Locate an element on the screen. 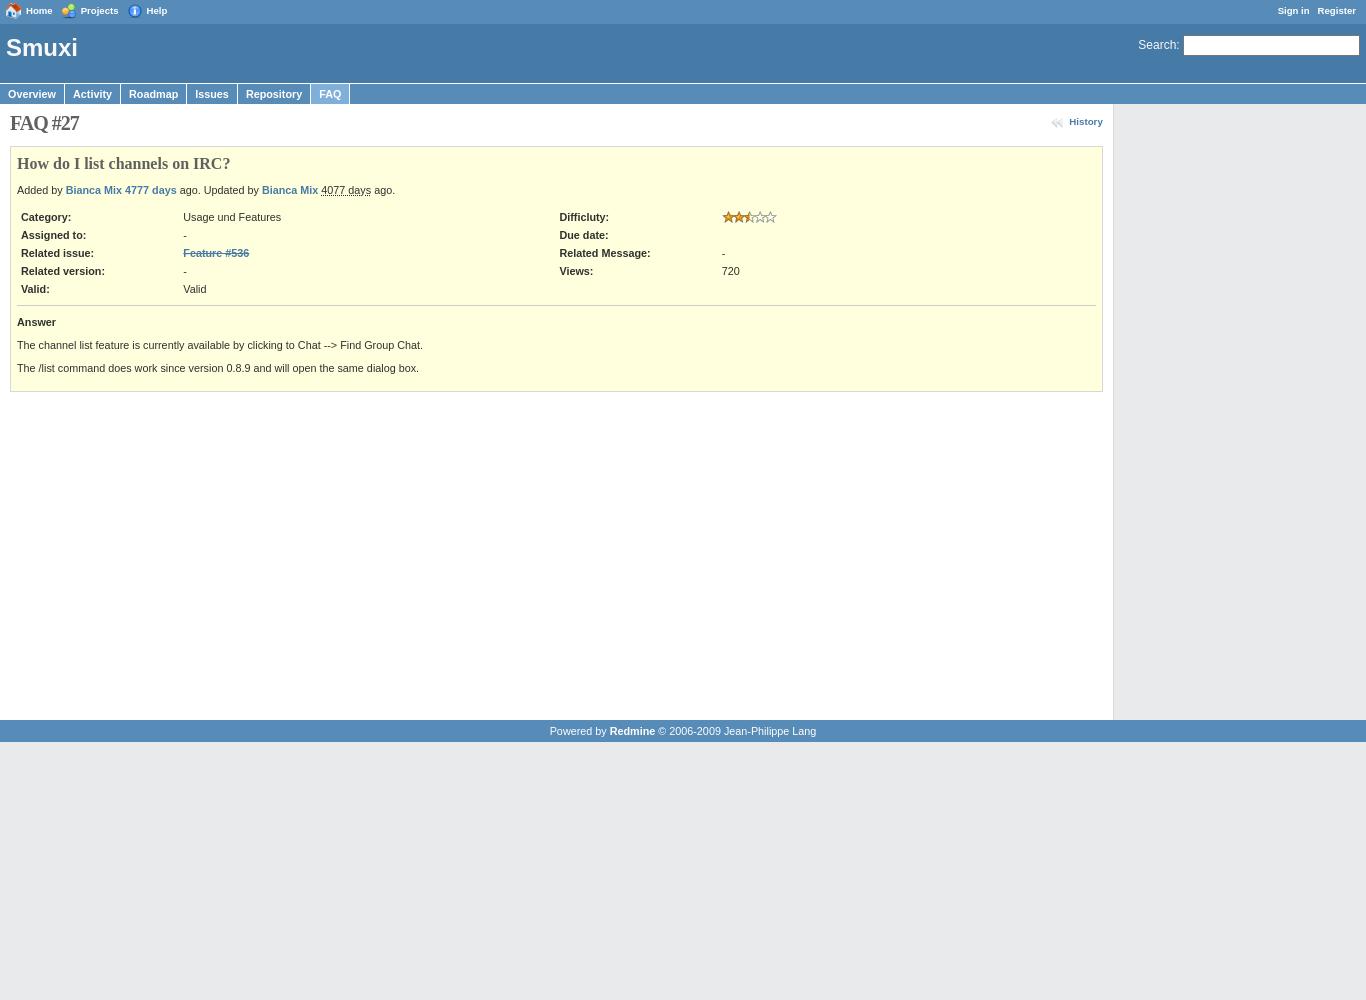 This screenshot has width=1366, height=1000. 'Valid:' is located at coordinates (34, 289).